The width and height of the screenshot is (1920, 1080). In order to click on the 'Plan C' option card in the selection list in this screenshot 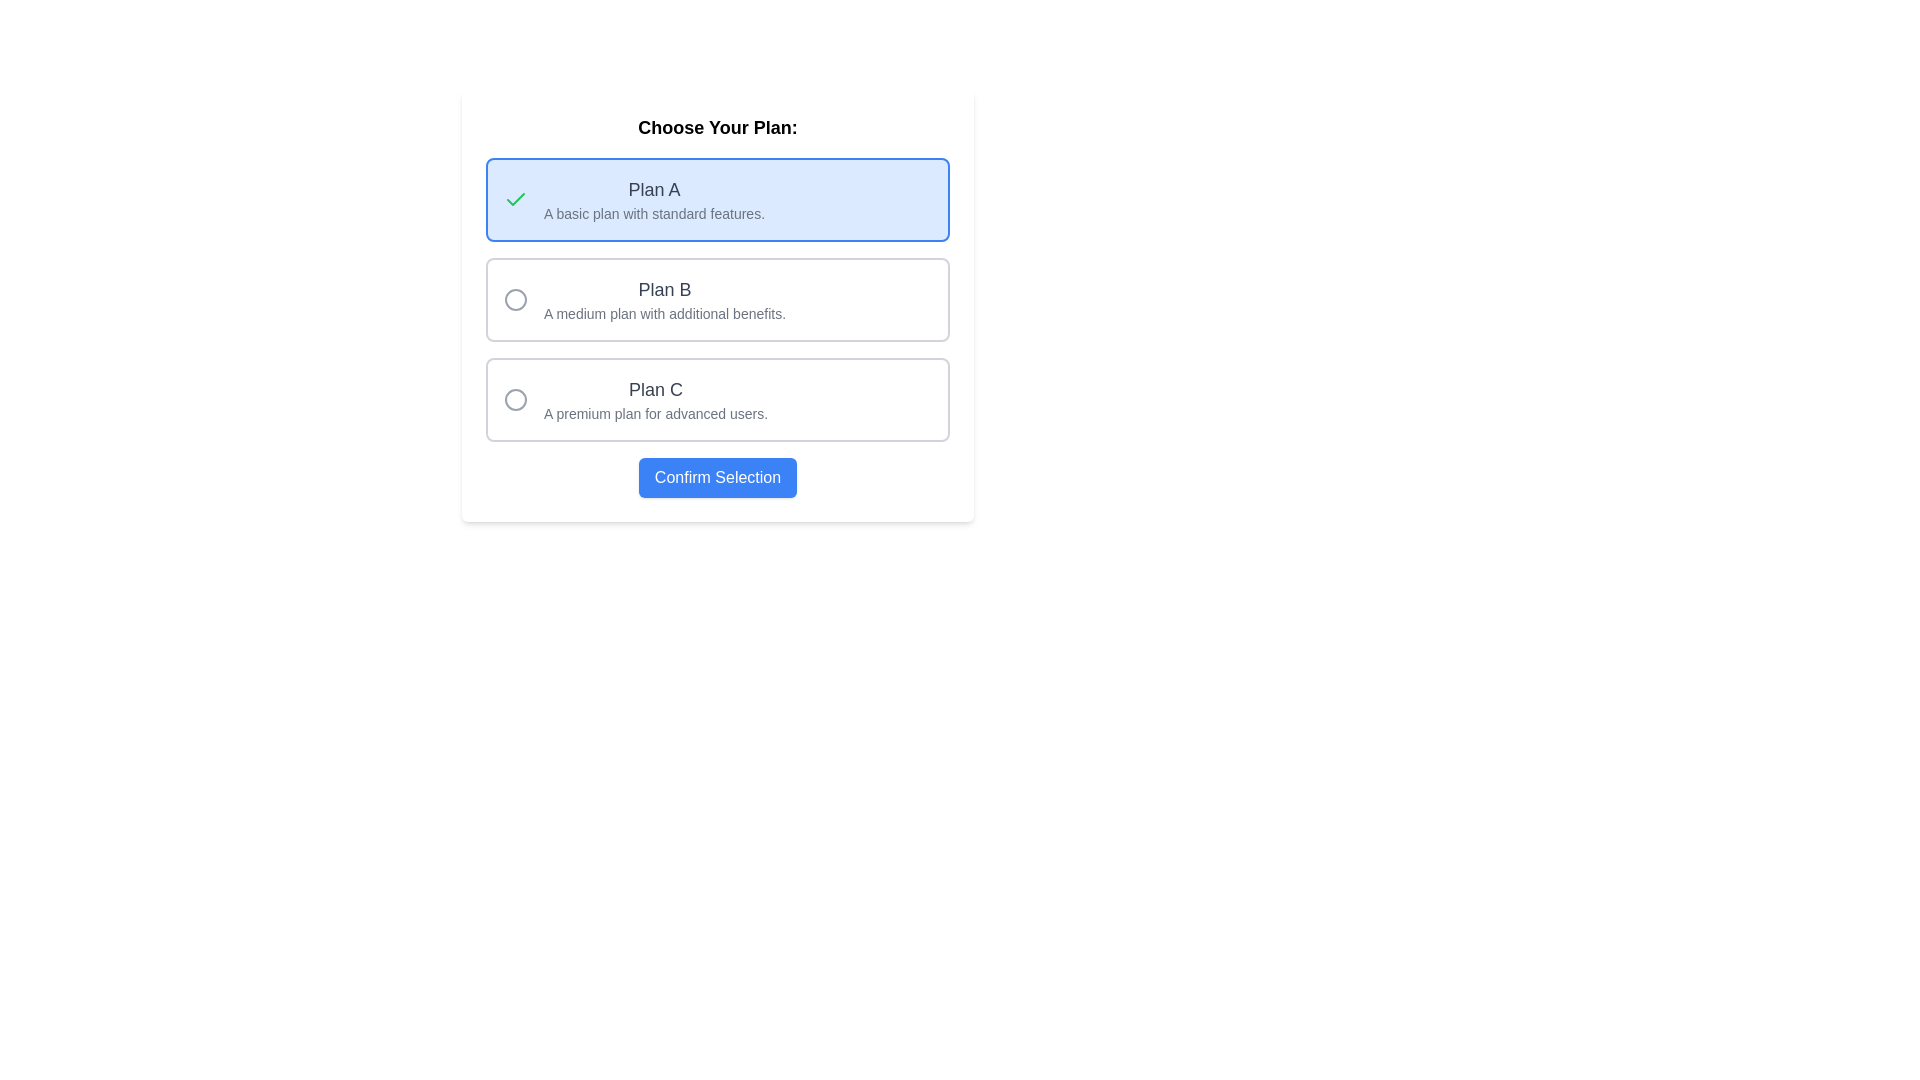, I will do `click(718, 400)`.